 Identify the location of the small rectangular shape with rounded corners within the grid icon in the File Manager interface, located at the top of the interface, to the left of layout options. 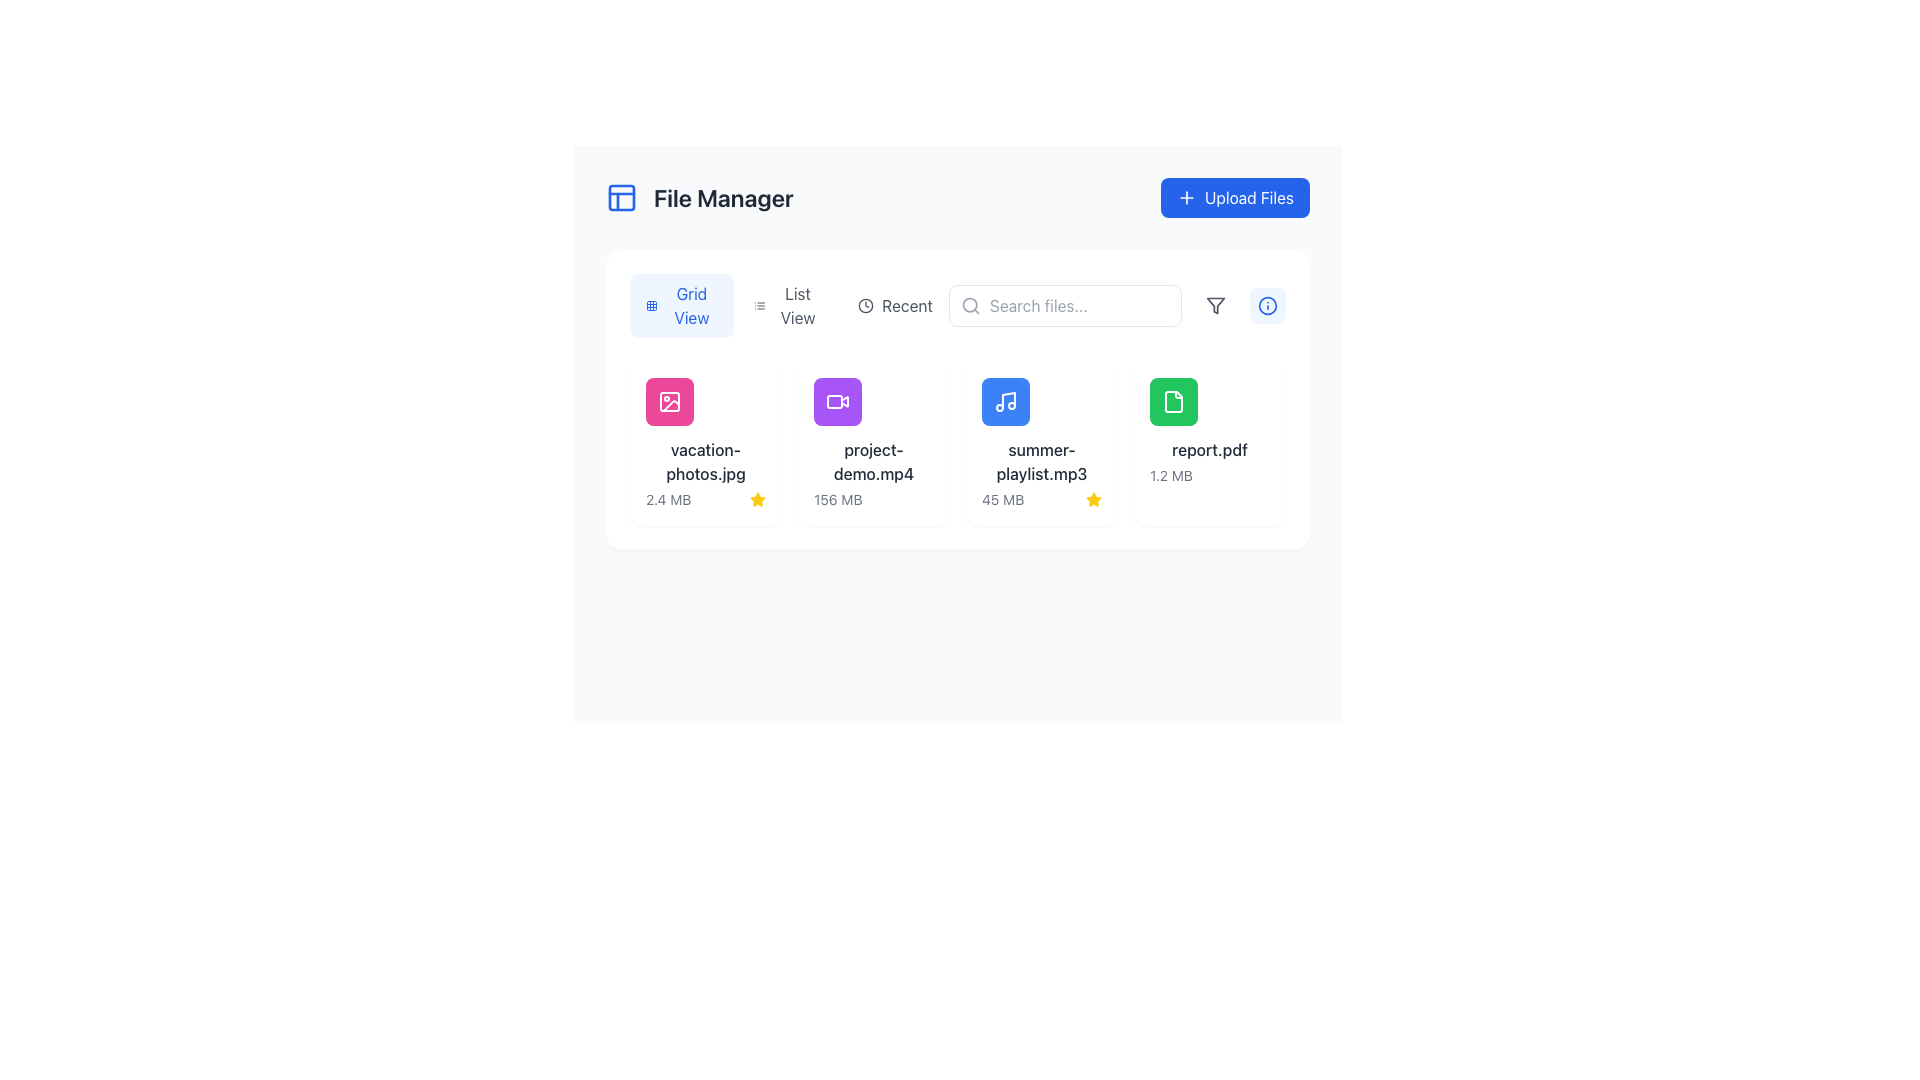
(652, 305).